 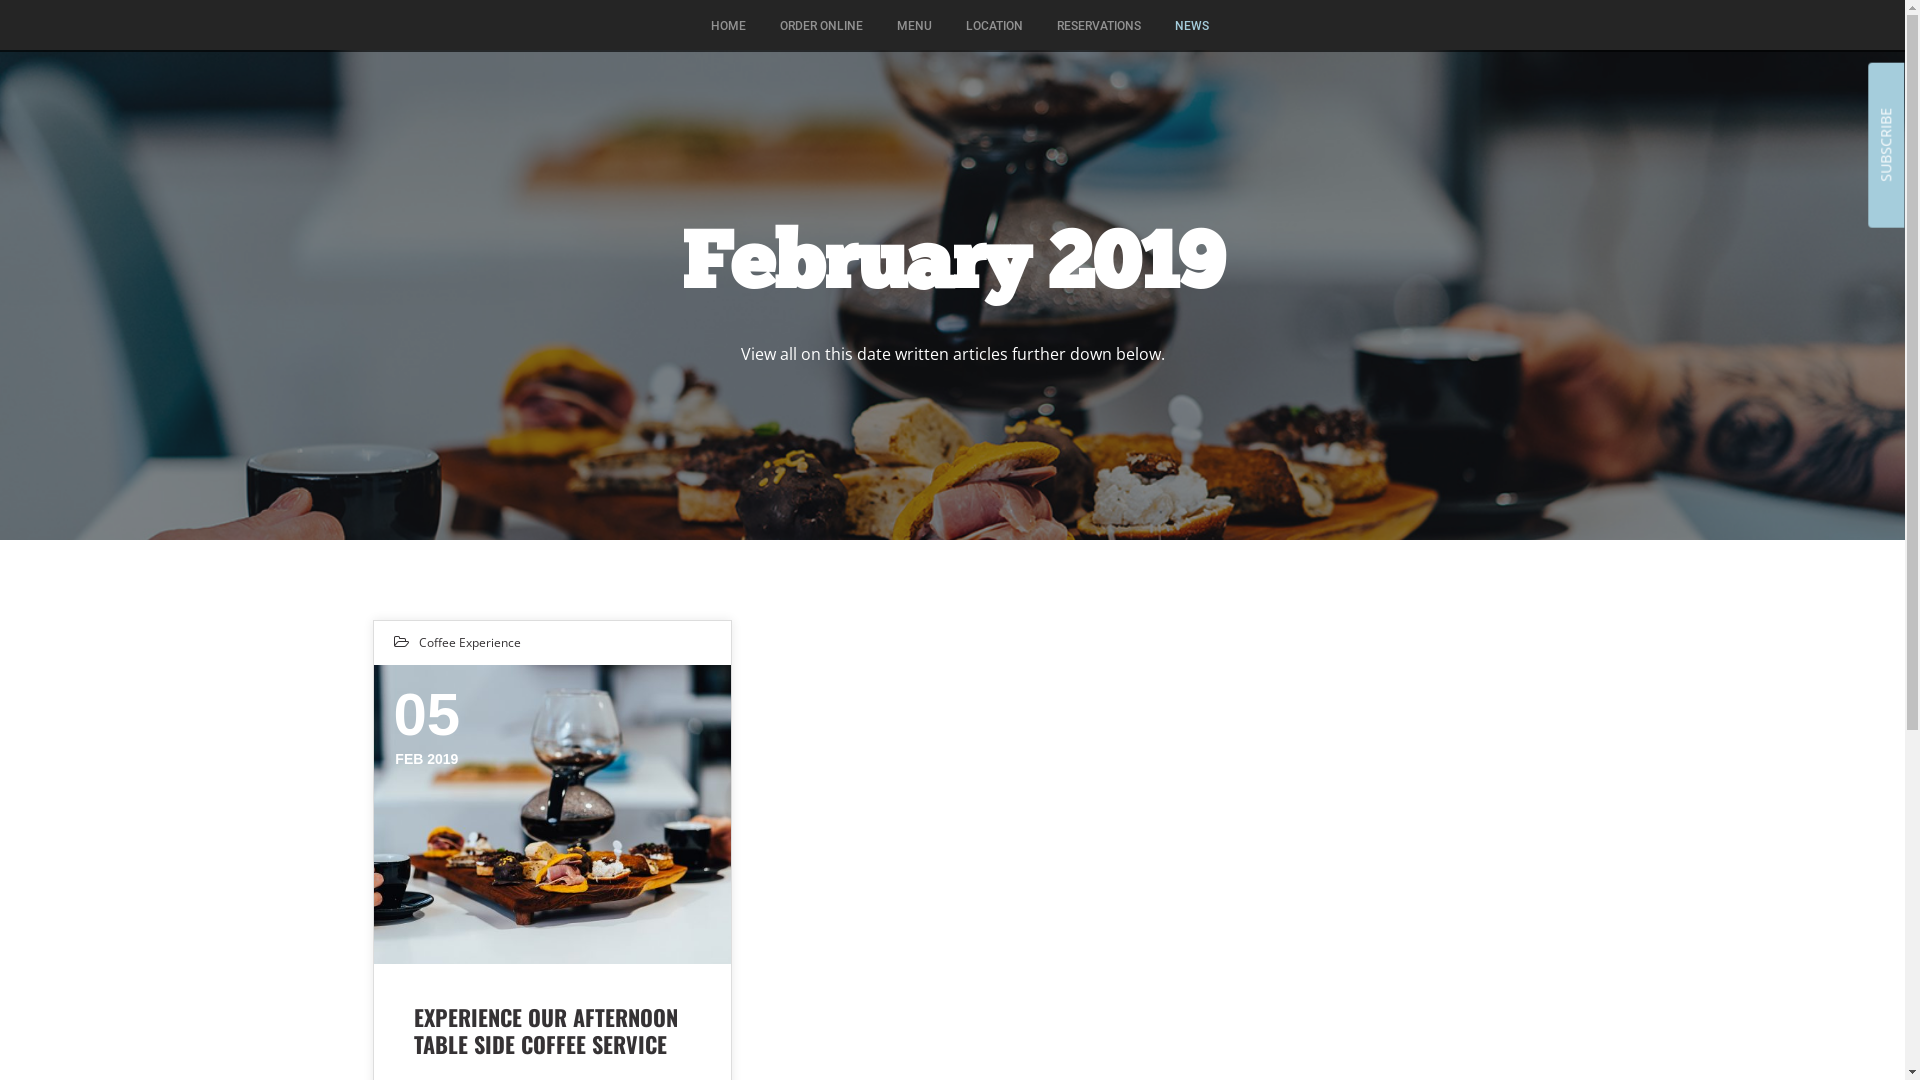 What do you see at coordinates (468, 642) in the screenshot?
I see `'Coffee Experience'` at bounding box center [468, 642].